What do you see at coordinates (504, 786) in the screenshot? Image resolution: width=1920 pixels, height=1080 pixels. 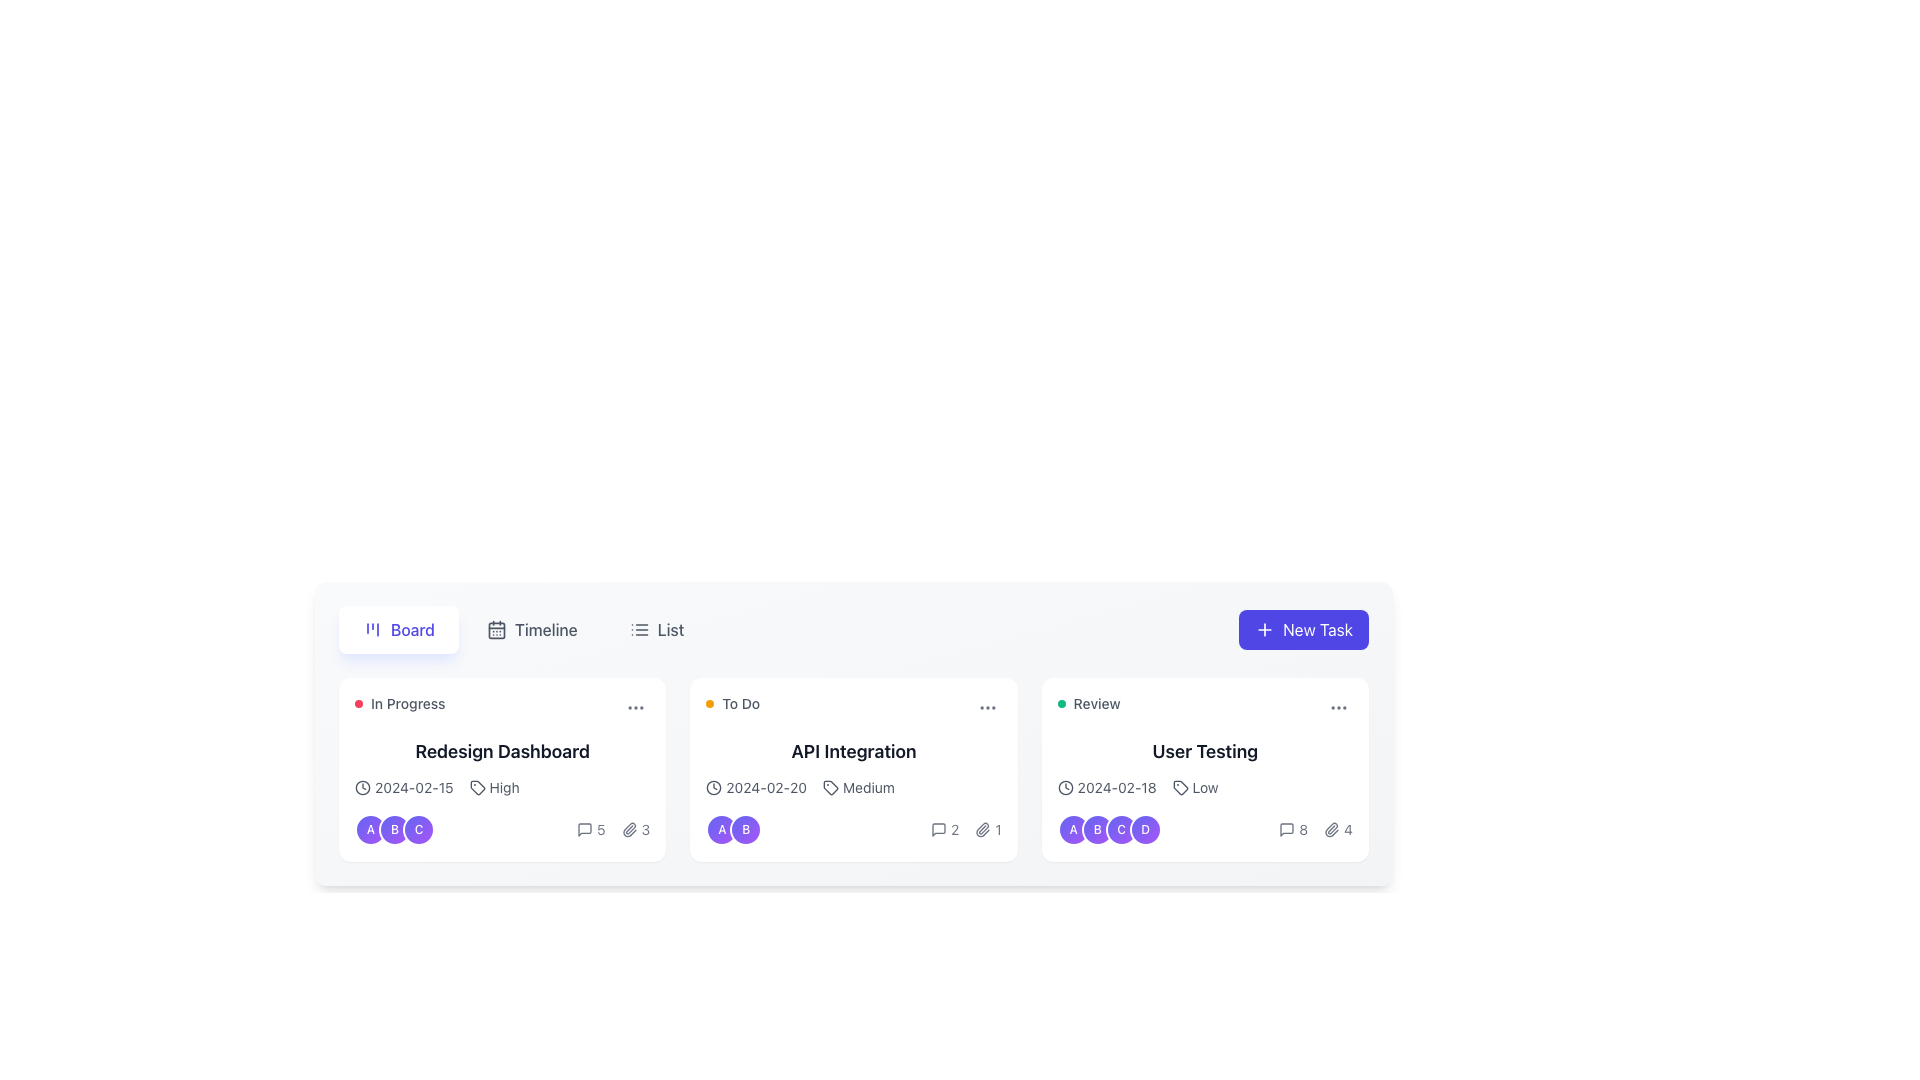 I see `the priority level label positioned to the right of the tag icon in the upper-left card of the grid layout` at bounding box center [504, 786].